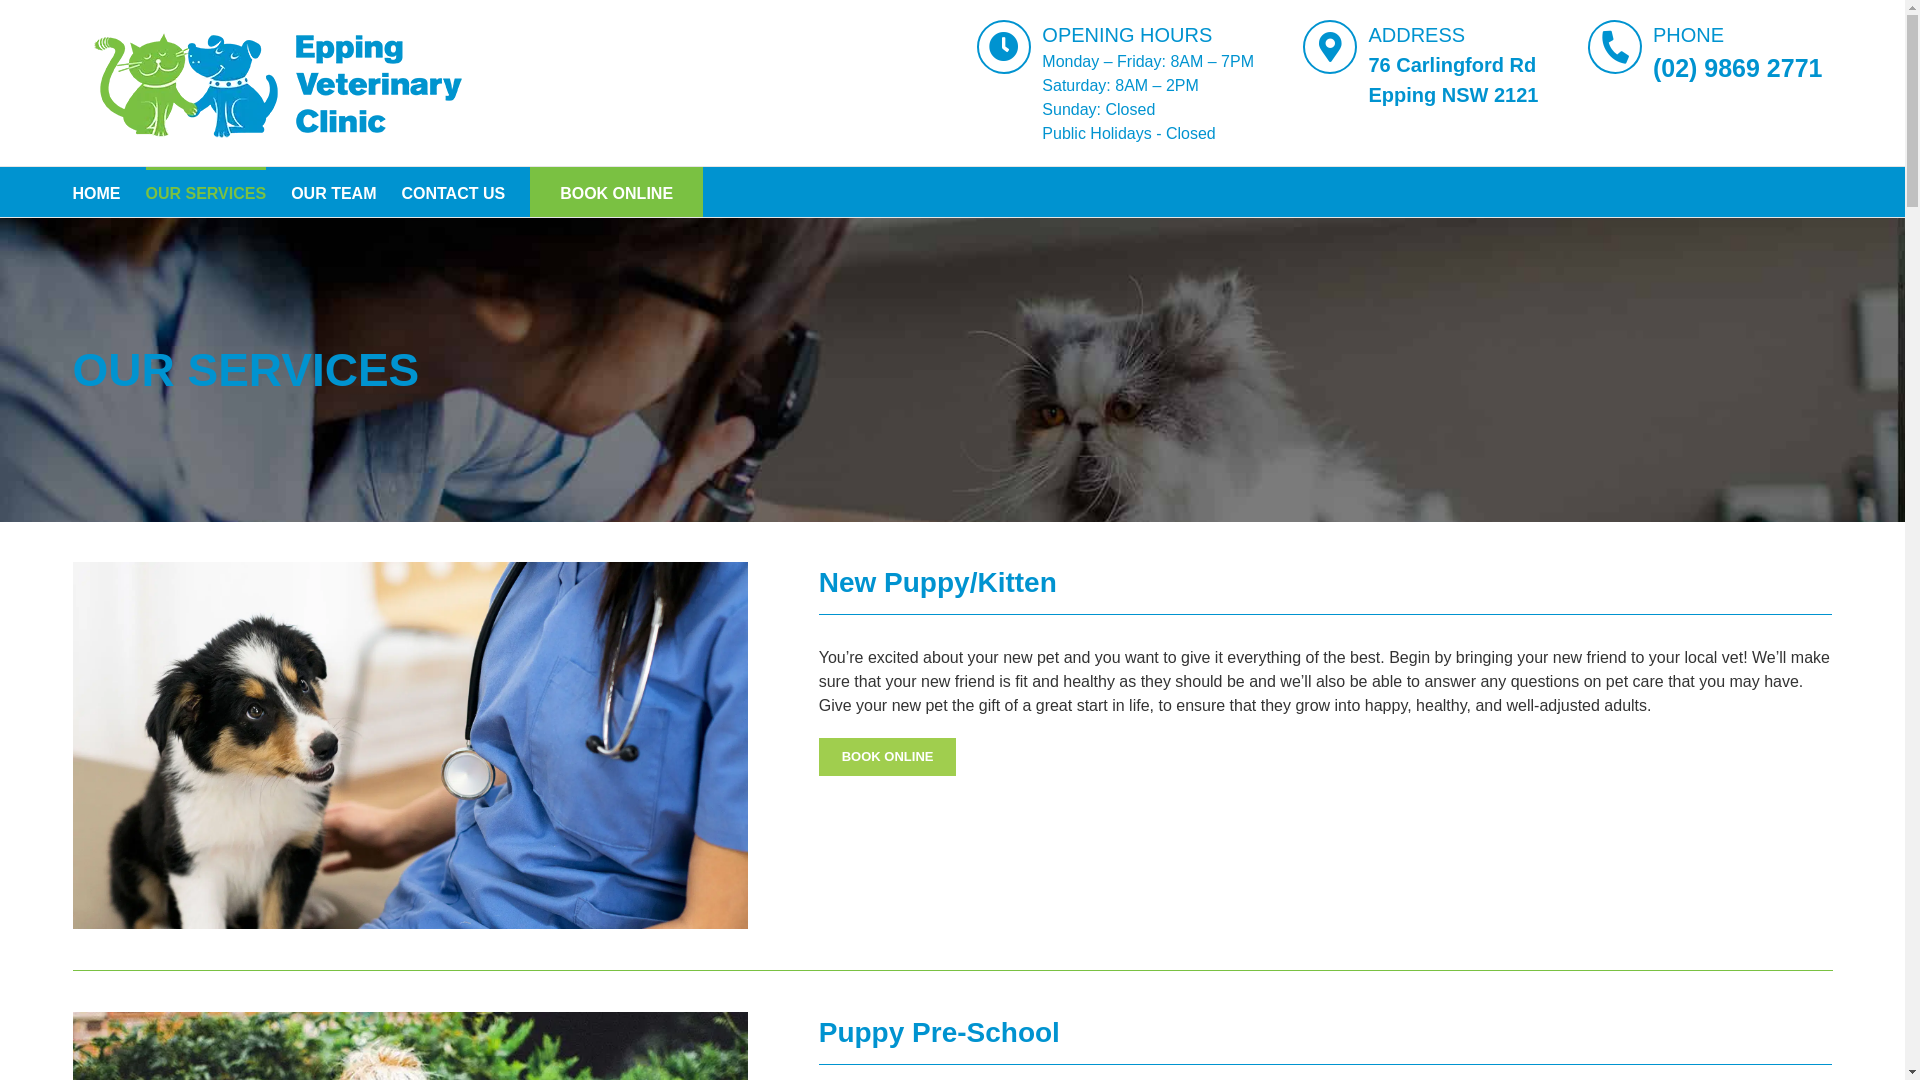 This screenshot has width=1920, height=1080. Describe the element at coordinates (144, 192) in the screenshot. I see `'OUR SERVICES'` at that location.